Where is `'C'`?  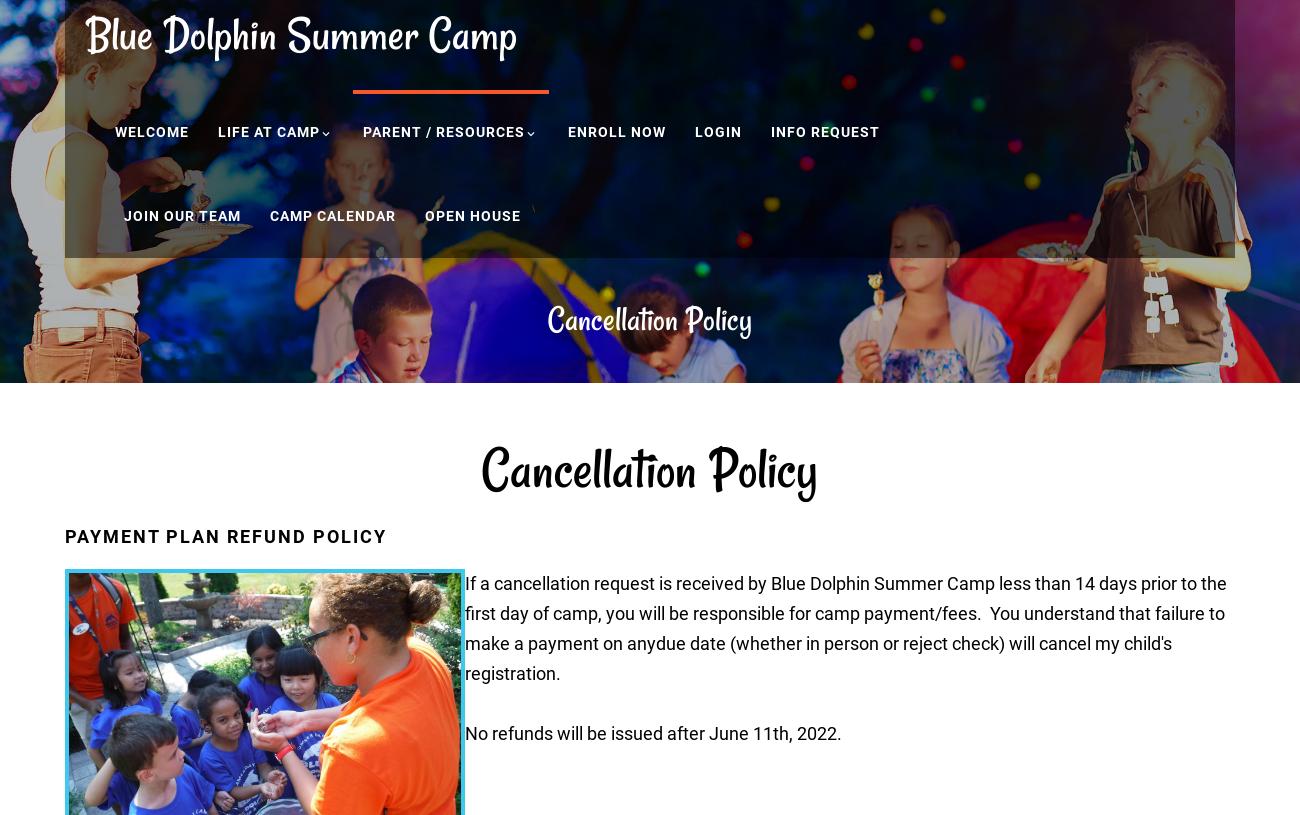 'C' is located at coordinates (439, 33).